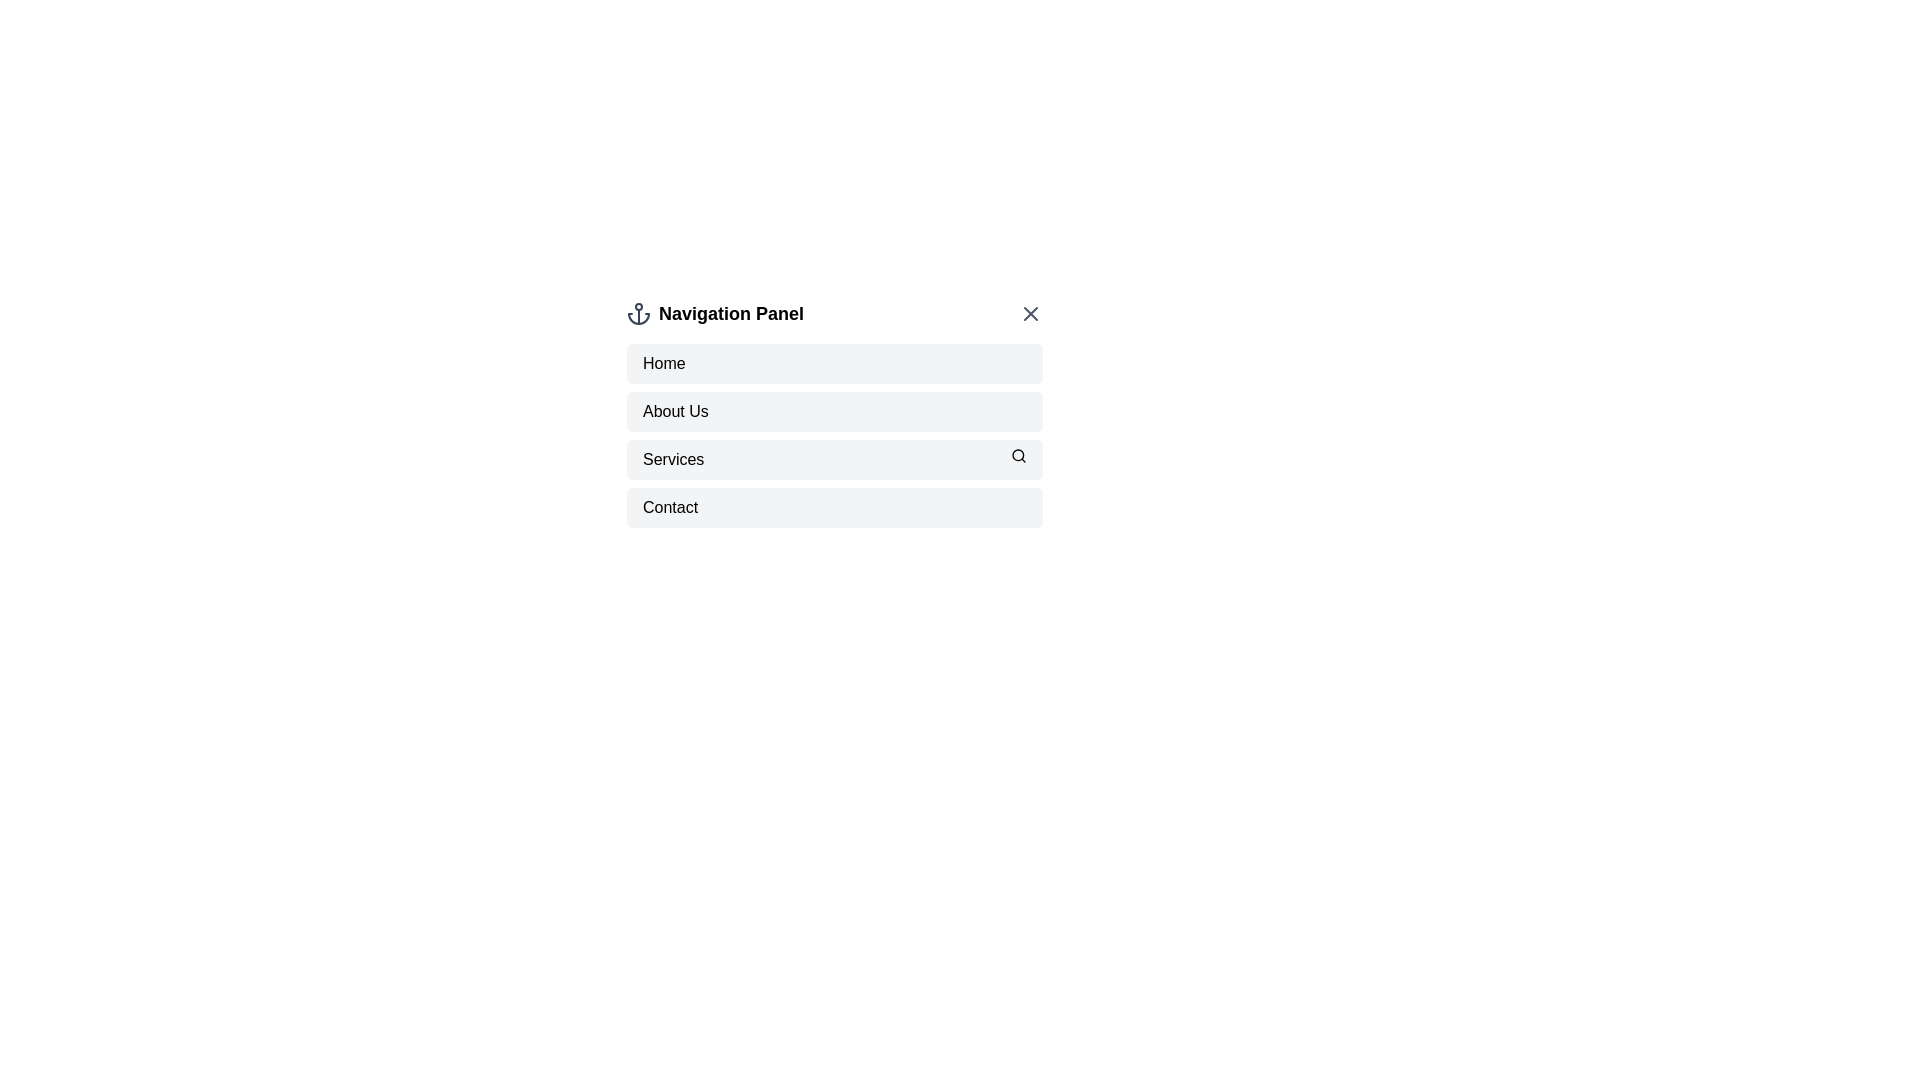 The image size is (1920, 1080). What do you see at coordinates (637, 313) in the screenshot?
I see `the Icon associated with the 'Navigation Panel' in the navigation menu, which is positioned at the far left of the row and serves as a visual identifier for the menu` at bounding box center [637, 313].